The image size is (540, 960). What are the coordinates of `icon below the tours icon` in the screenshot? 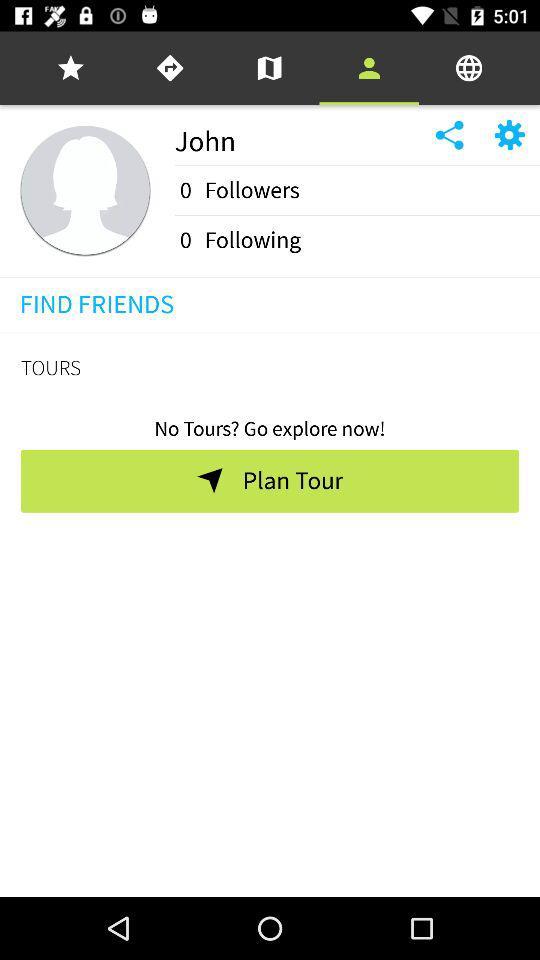 It's located at (270, 422).